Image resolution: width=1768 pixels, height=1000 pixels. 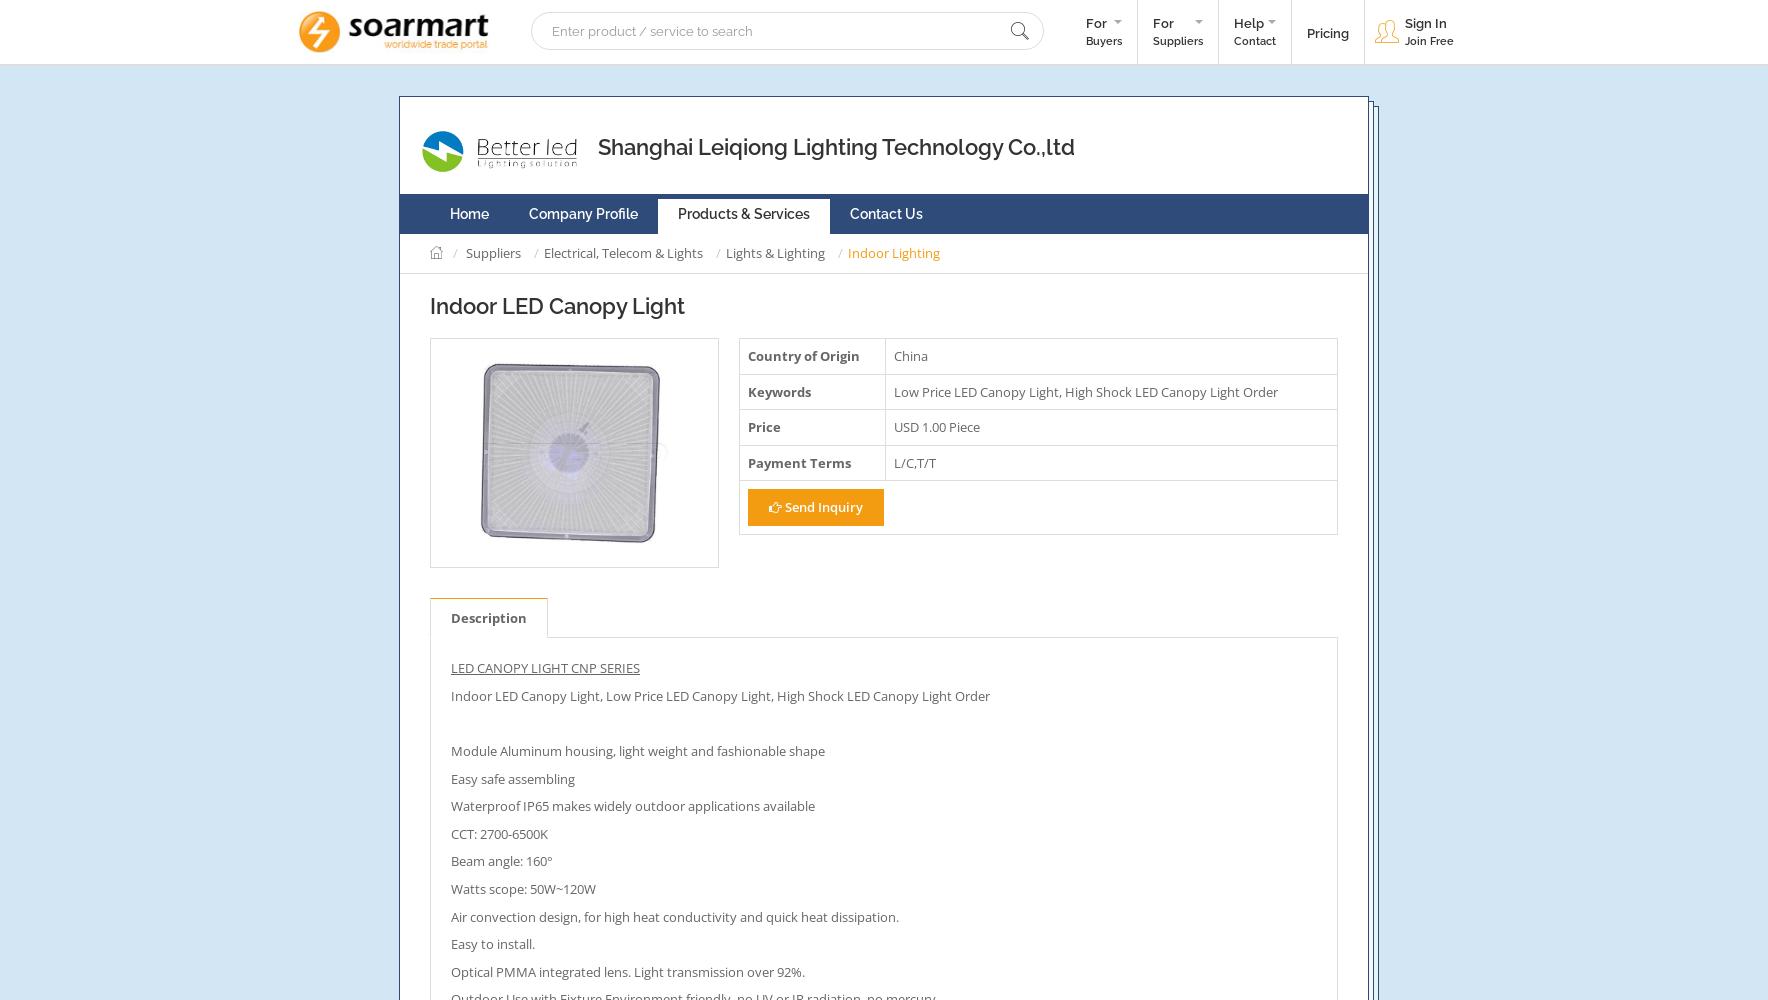 What do you see at coordinates (1162, 93) in the screenshot?
I see `'Post Buying Requirement'` at bounding box center [1162, 93].